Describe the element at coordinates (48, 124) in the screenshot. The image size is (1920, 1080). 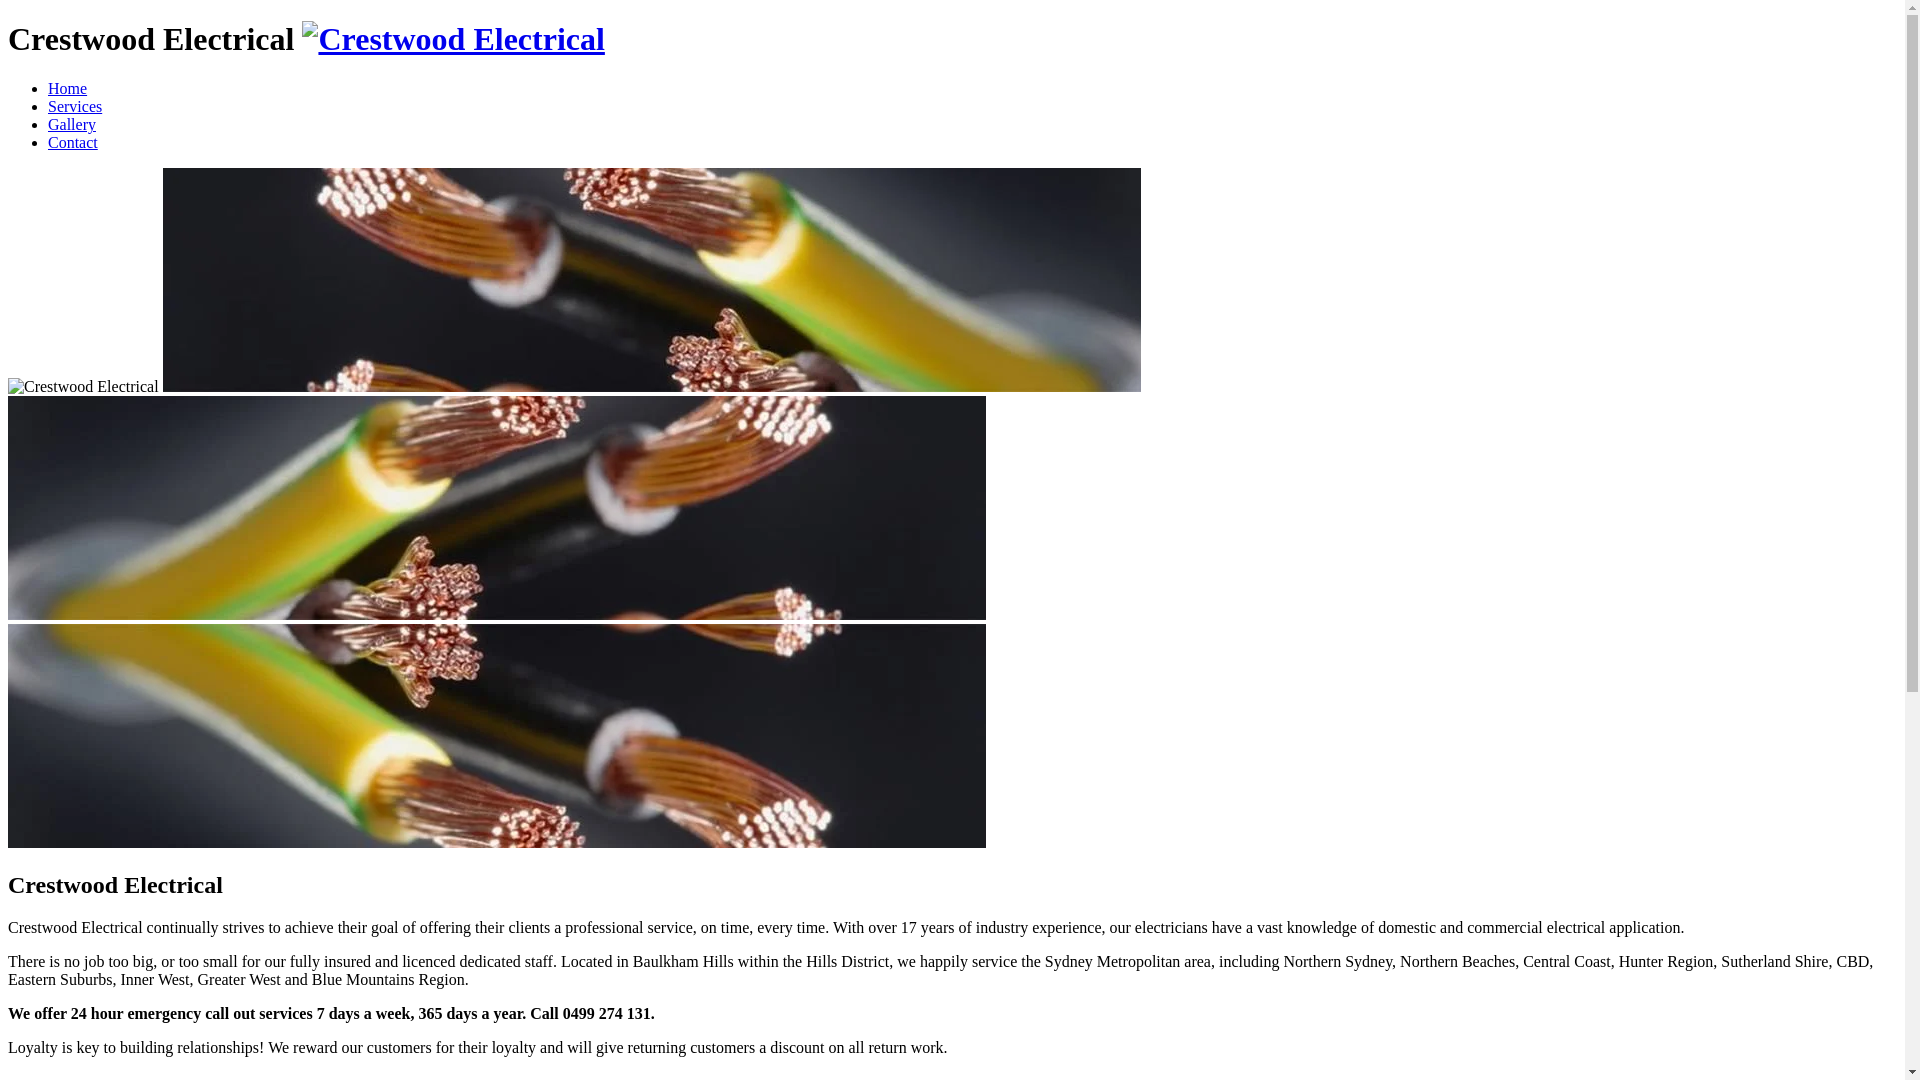
I see `'Gallery'` at that location.